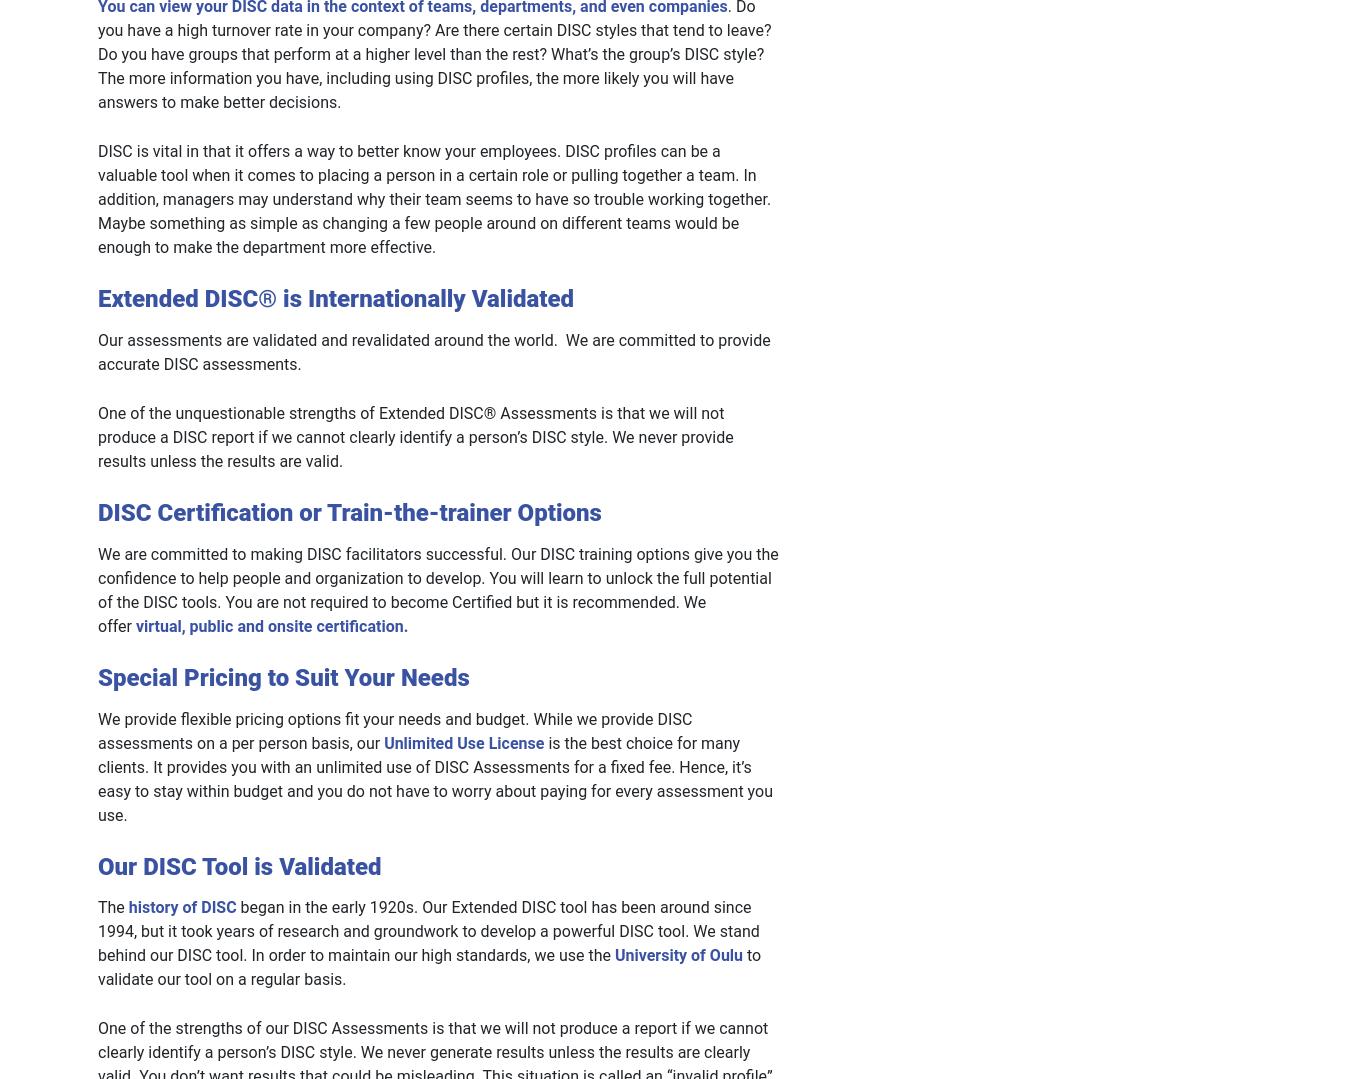 This screenshot has width=1366, height=1079. I want to click on 'The', so click(112, 906).